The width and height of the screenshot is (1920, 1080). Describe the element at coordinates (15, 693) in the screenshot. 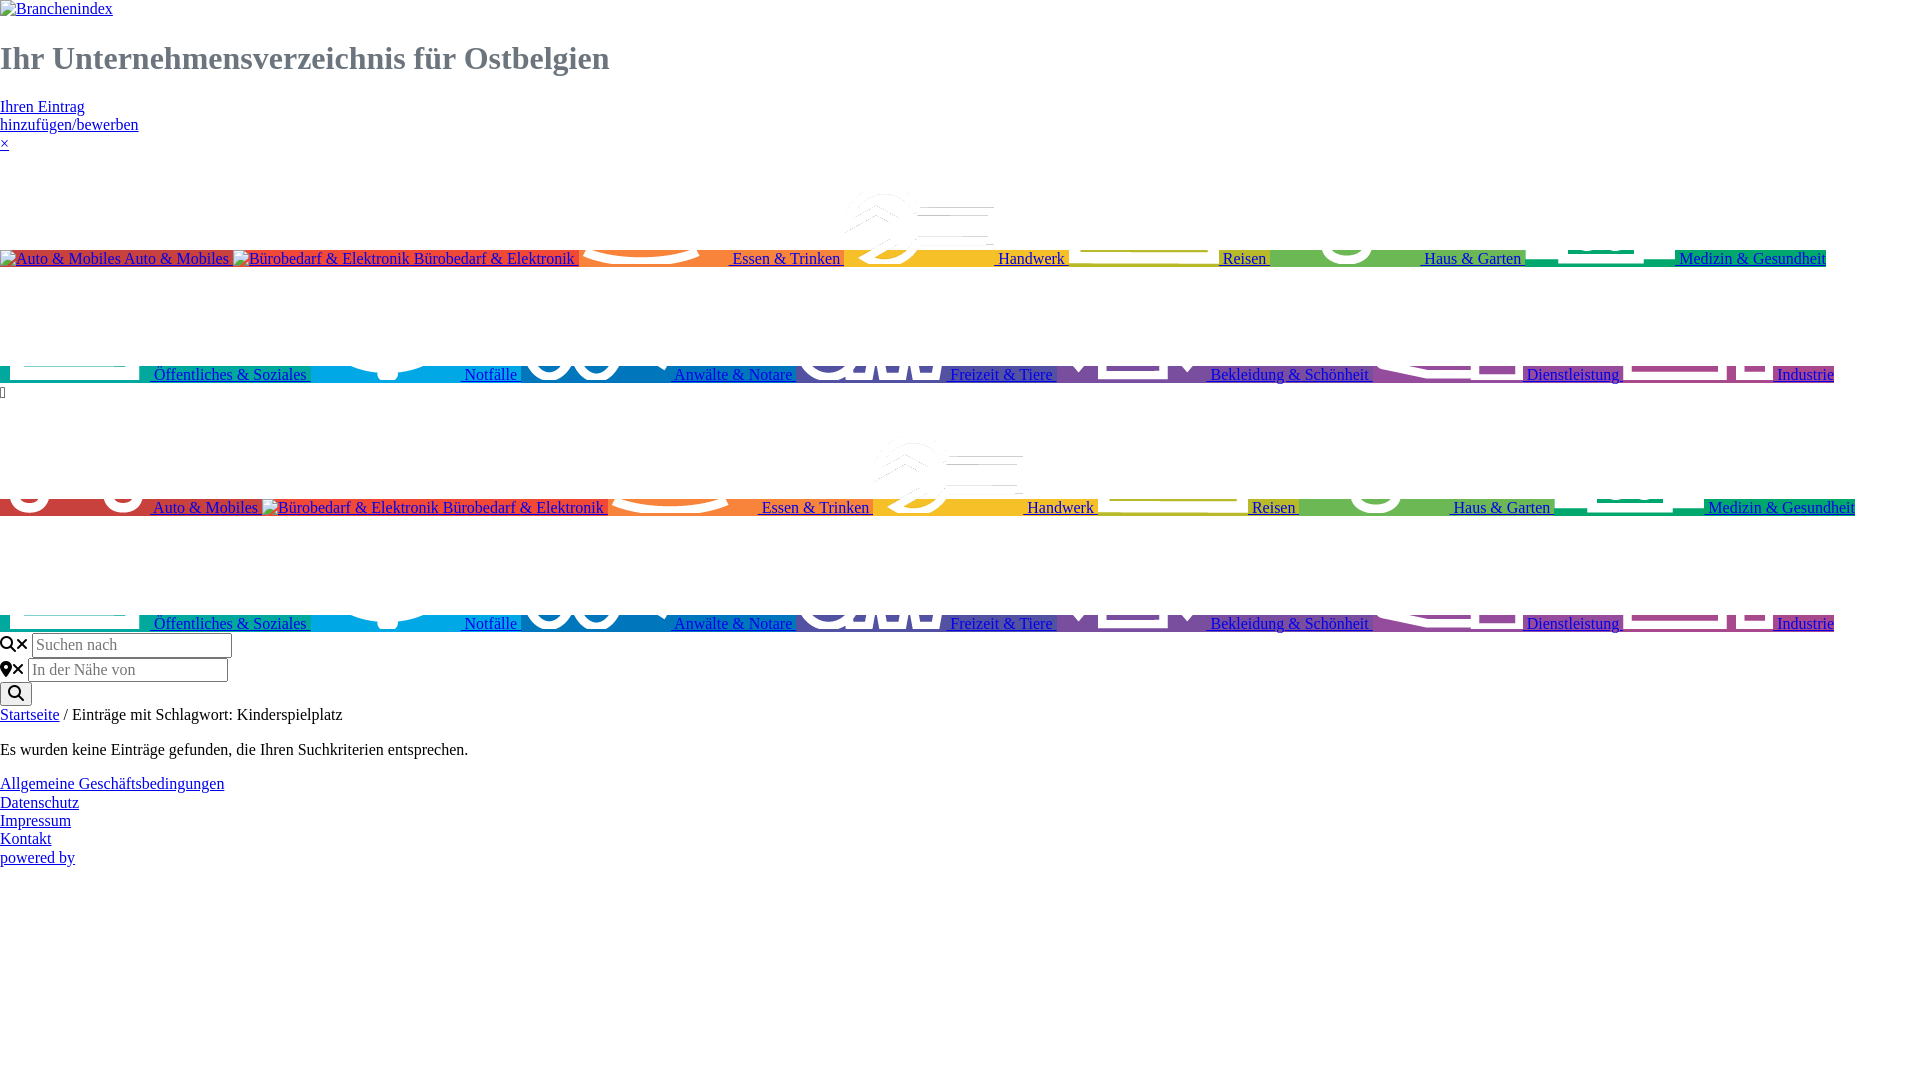

I see `'Suchen'` at that location.